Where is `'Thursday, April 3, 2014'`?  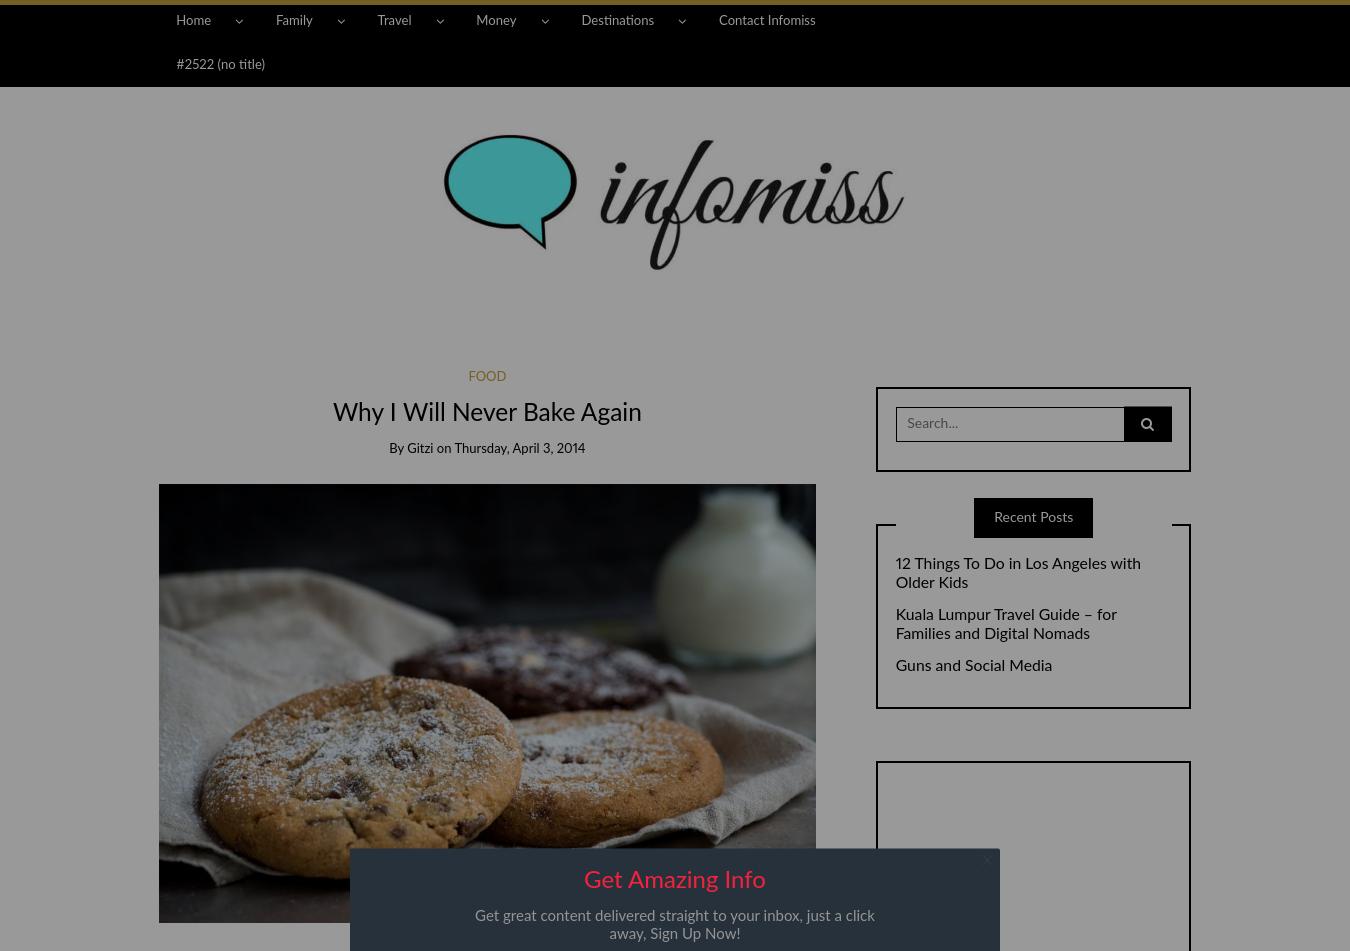 'Thursday, April 3, 2014' is located at coordinates (518, 449).